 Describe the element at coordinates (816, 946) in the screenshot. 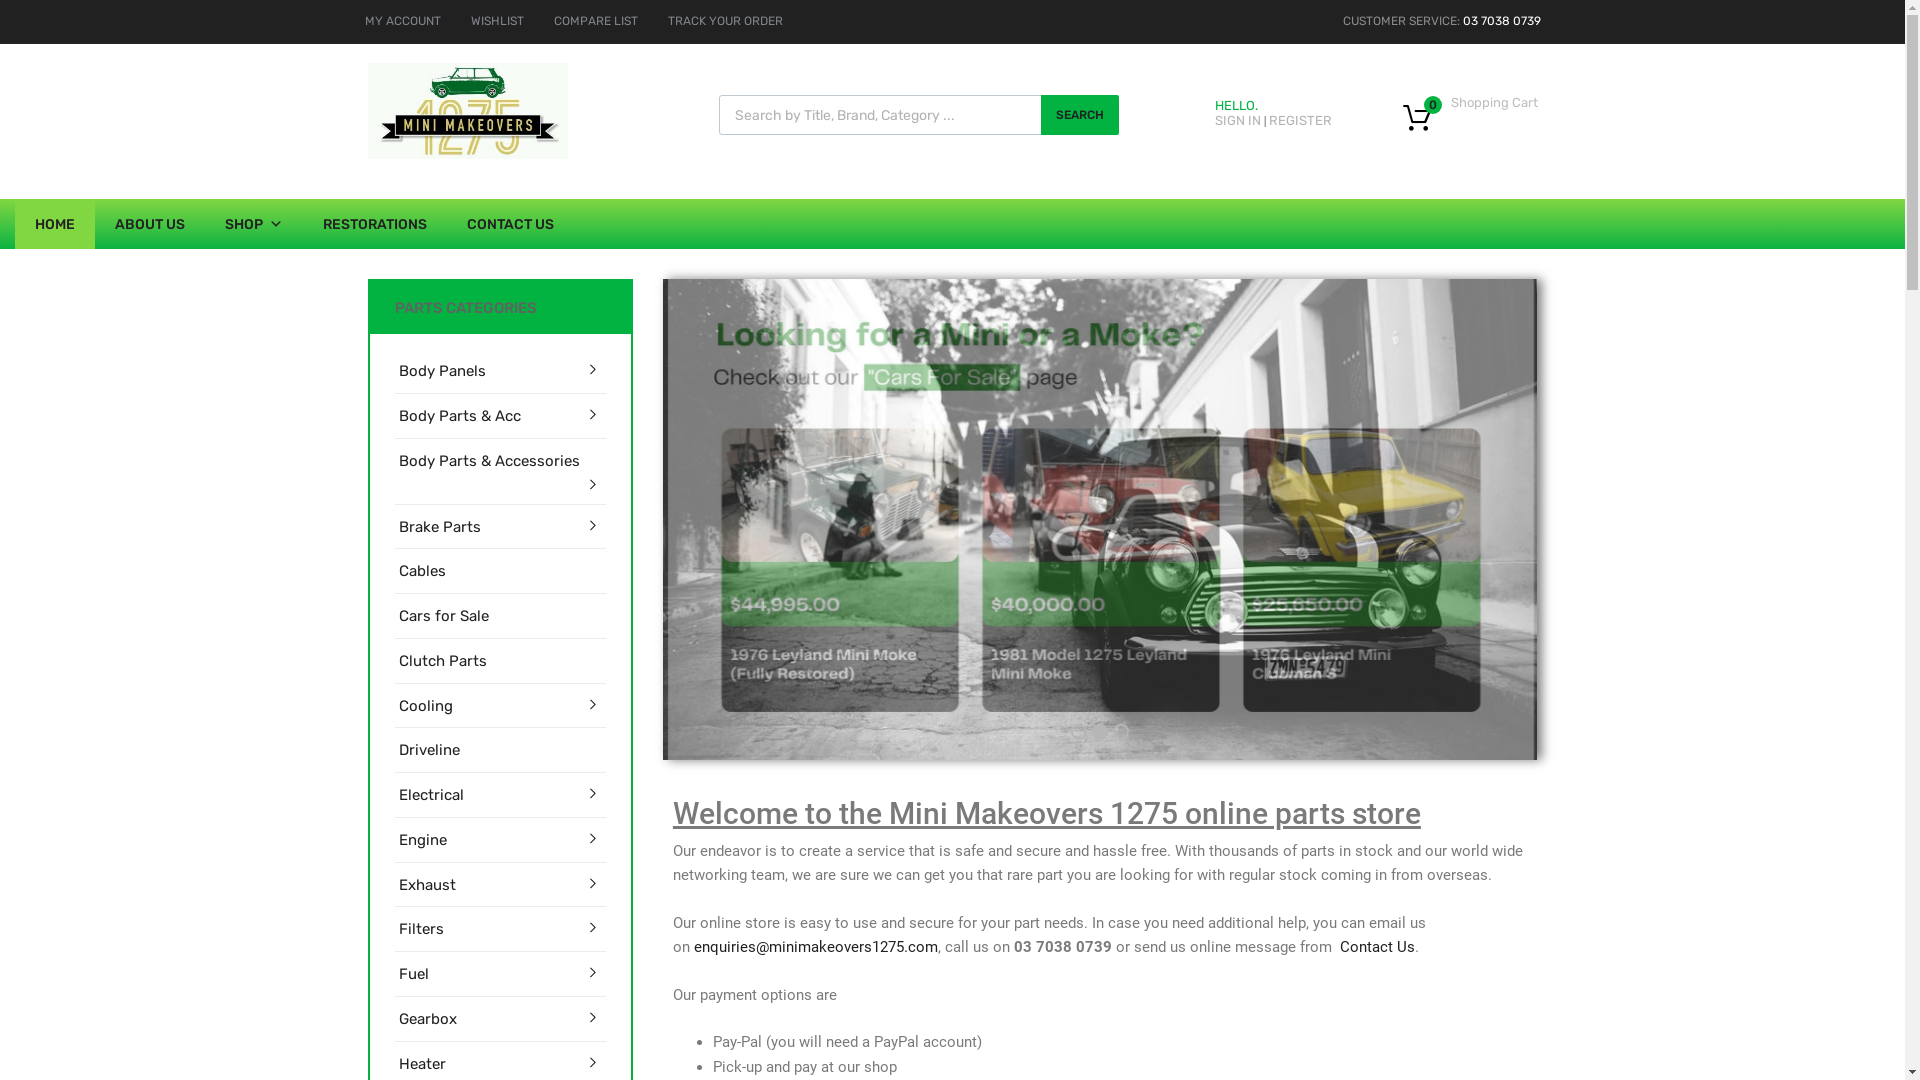

I see `'enquiries@minimakeovers1275.com'` at that location.